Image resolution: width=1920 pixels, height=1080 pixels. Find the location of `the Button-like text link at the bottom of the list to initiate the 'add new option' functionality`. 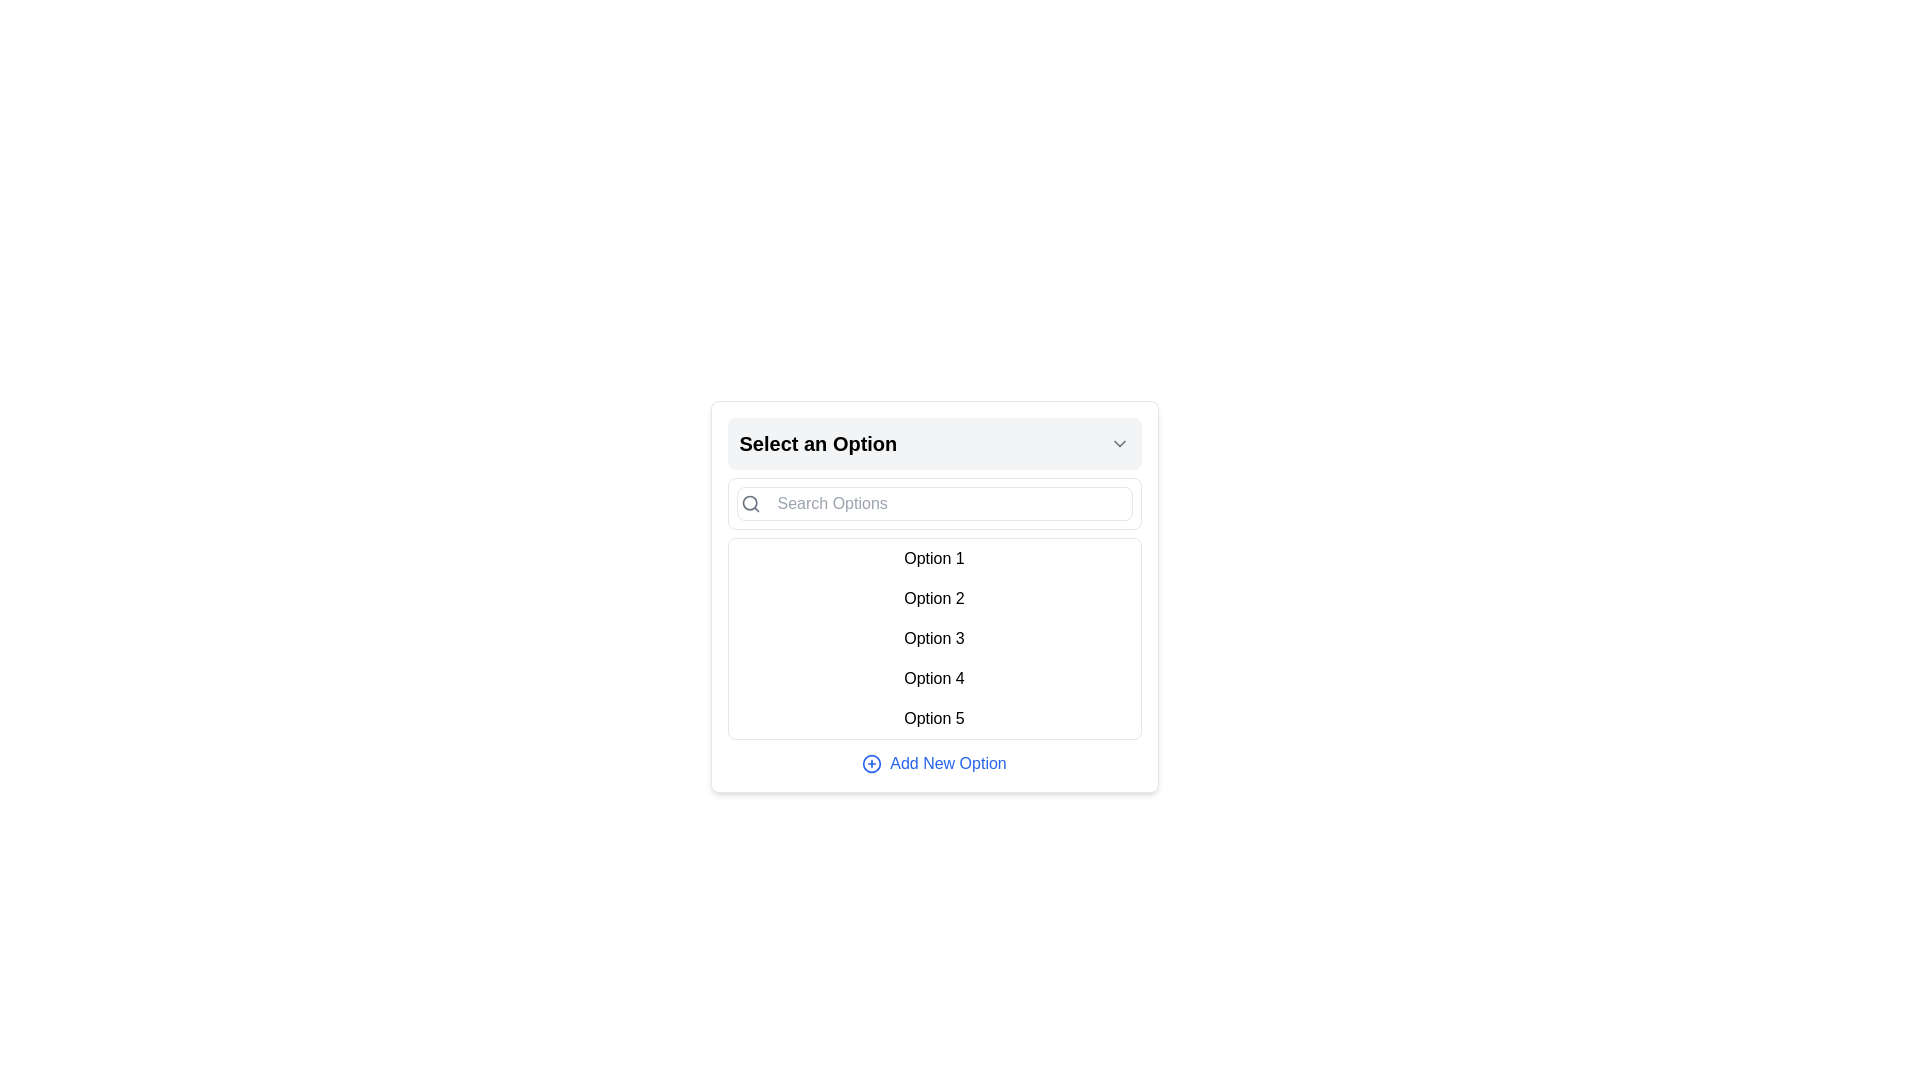

the Button-like text link at the bottom of the list to initiate the 'add new option' functionality is located at coordinates (947, 763).